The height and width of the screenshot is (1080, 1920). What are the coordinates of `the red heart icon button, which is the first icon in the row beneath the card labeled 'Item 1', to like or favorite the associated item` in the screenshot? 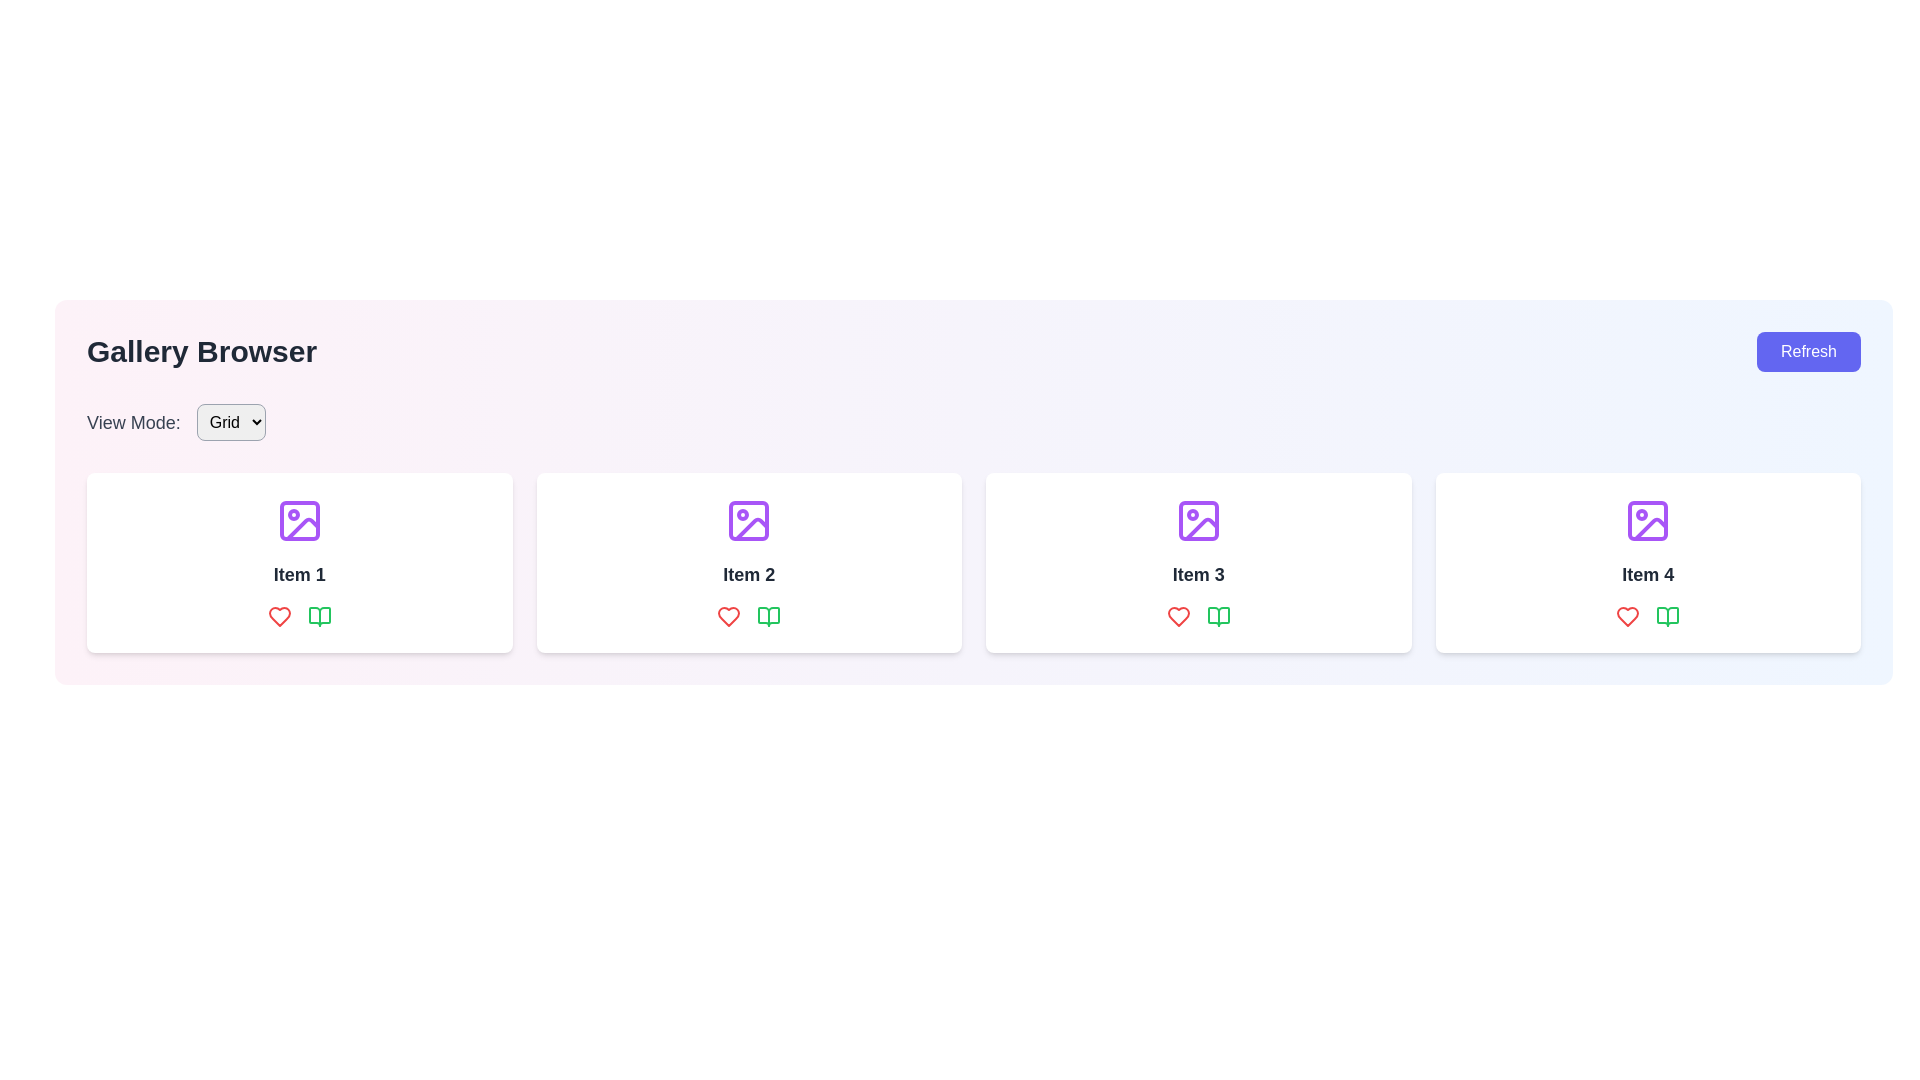 It's located at (278, 616).